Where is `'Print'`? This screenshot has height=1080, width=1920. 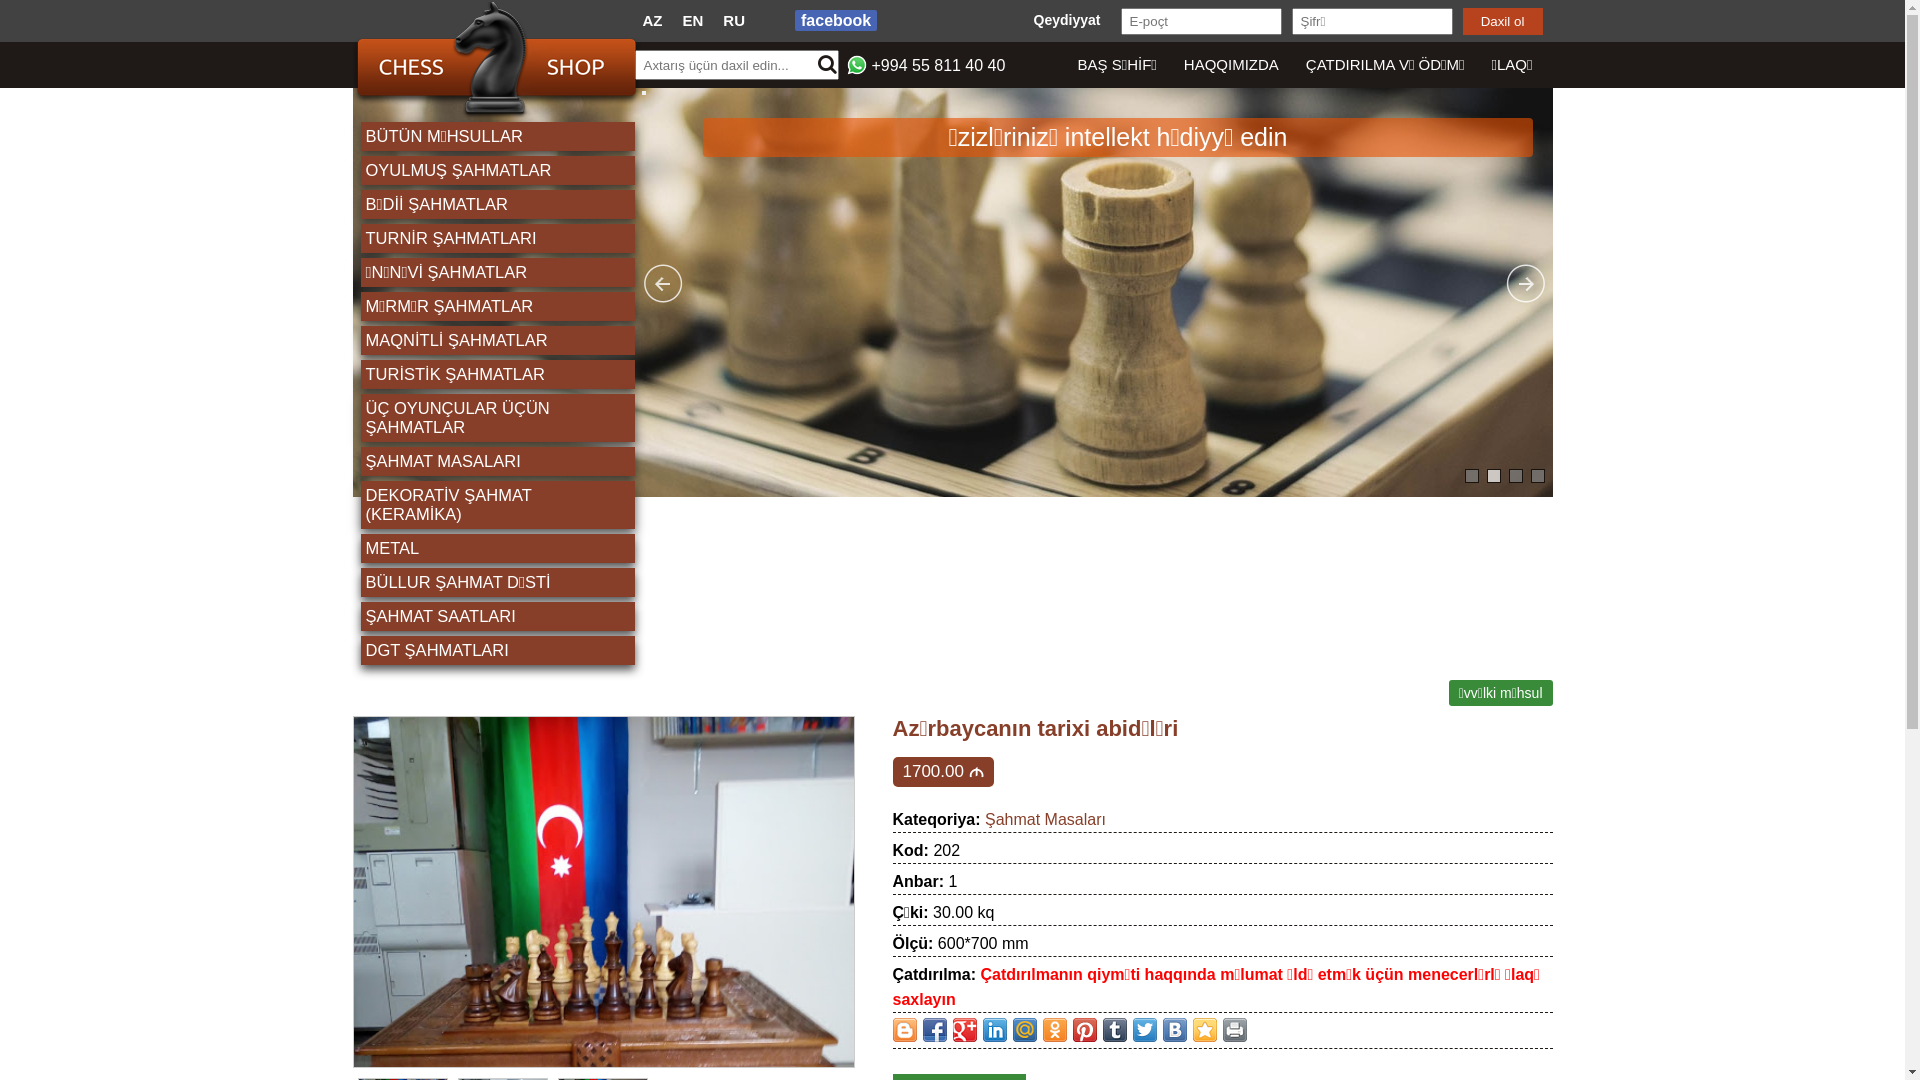 'Print' is located at coordinates (1232, 1029).